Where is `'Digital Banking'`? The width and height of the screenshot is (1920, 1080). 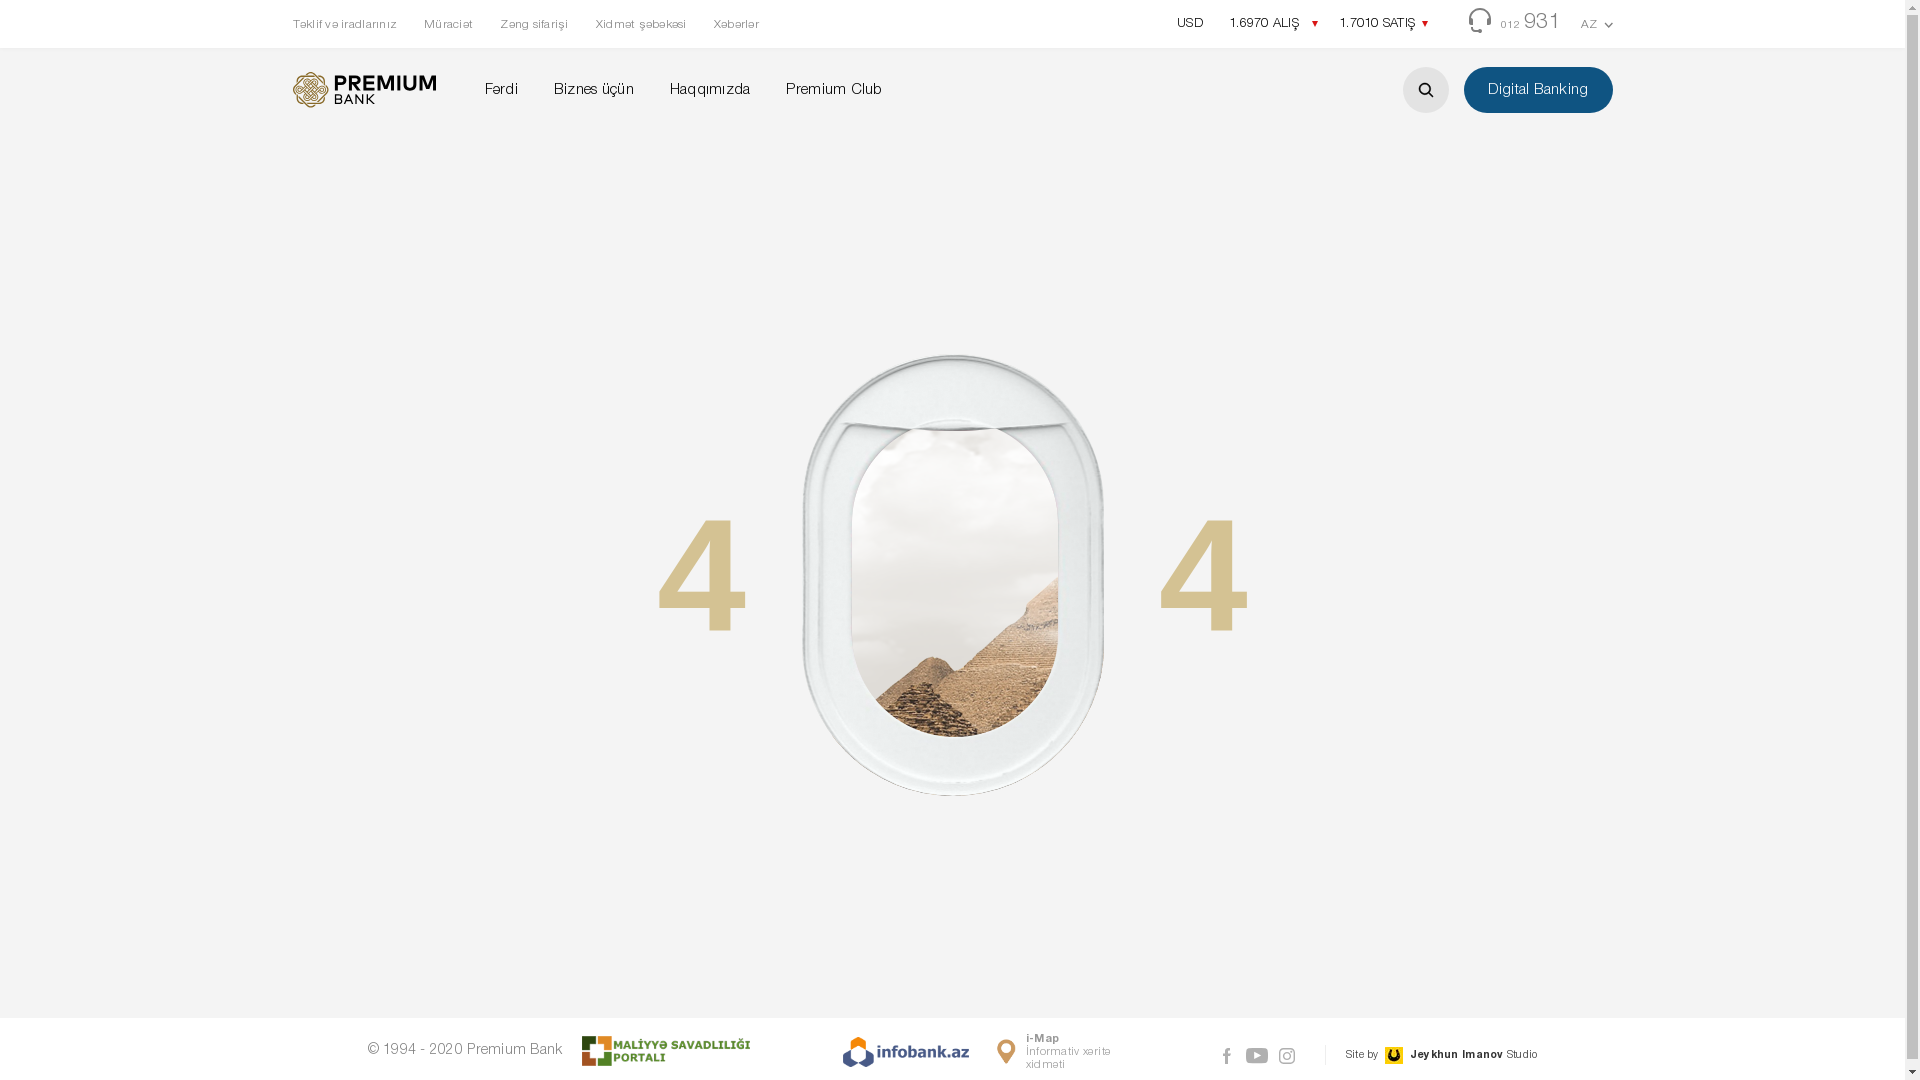 'Digital Banking' is located at coordinates (1537, 88).